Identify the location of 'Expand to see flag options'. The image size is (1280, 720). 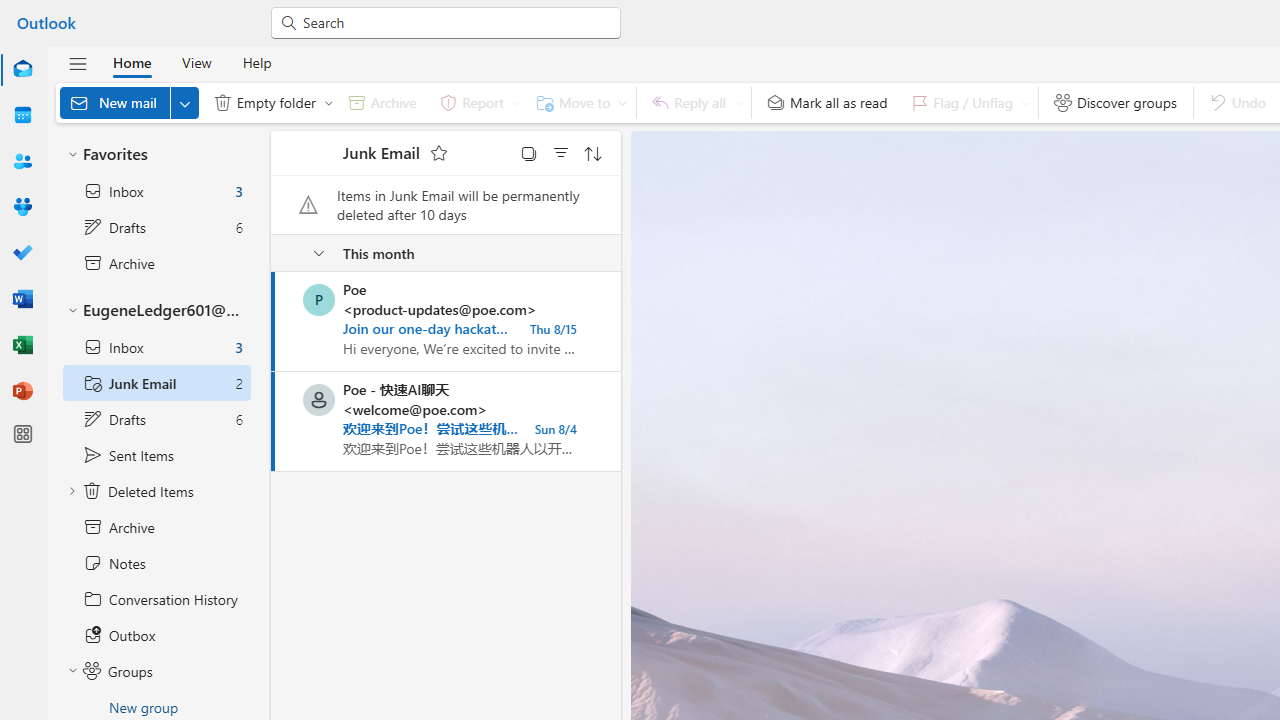
(1025, 102).